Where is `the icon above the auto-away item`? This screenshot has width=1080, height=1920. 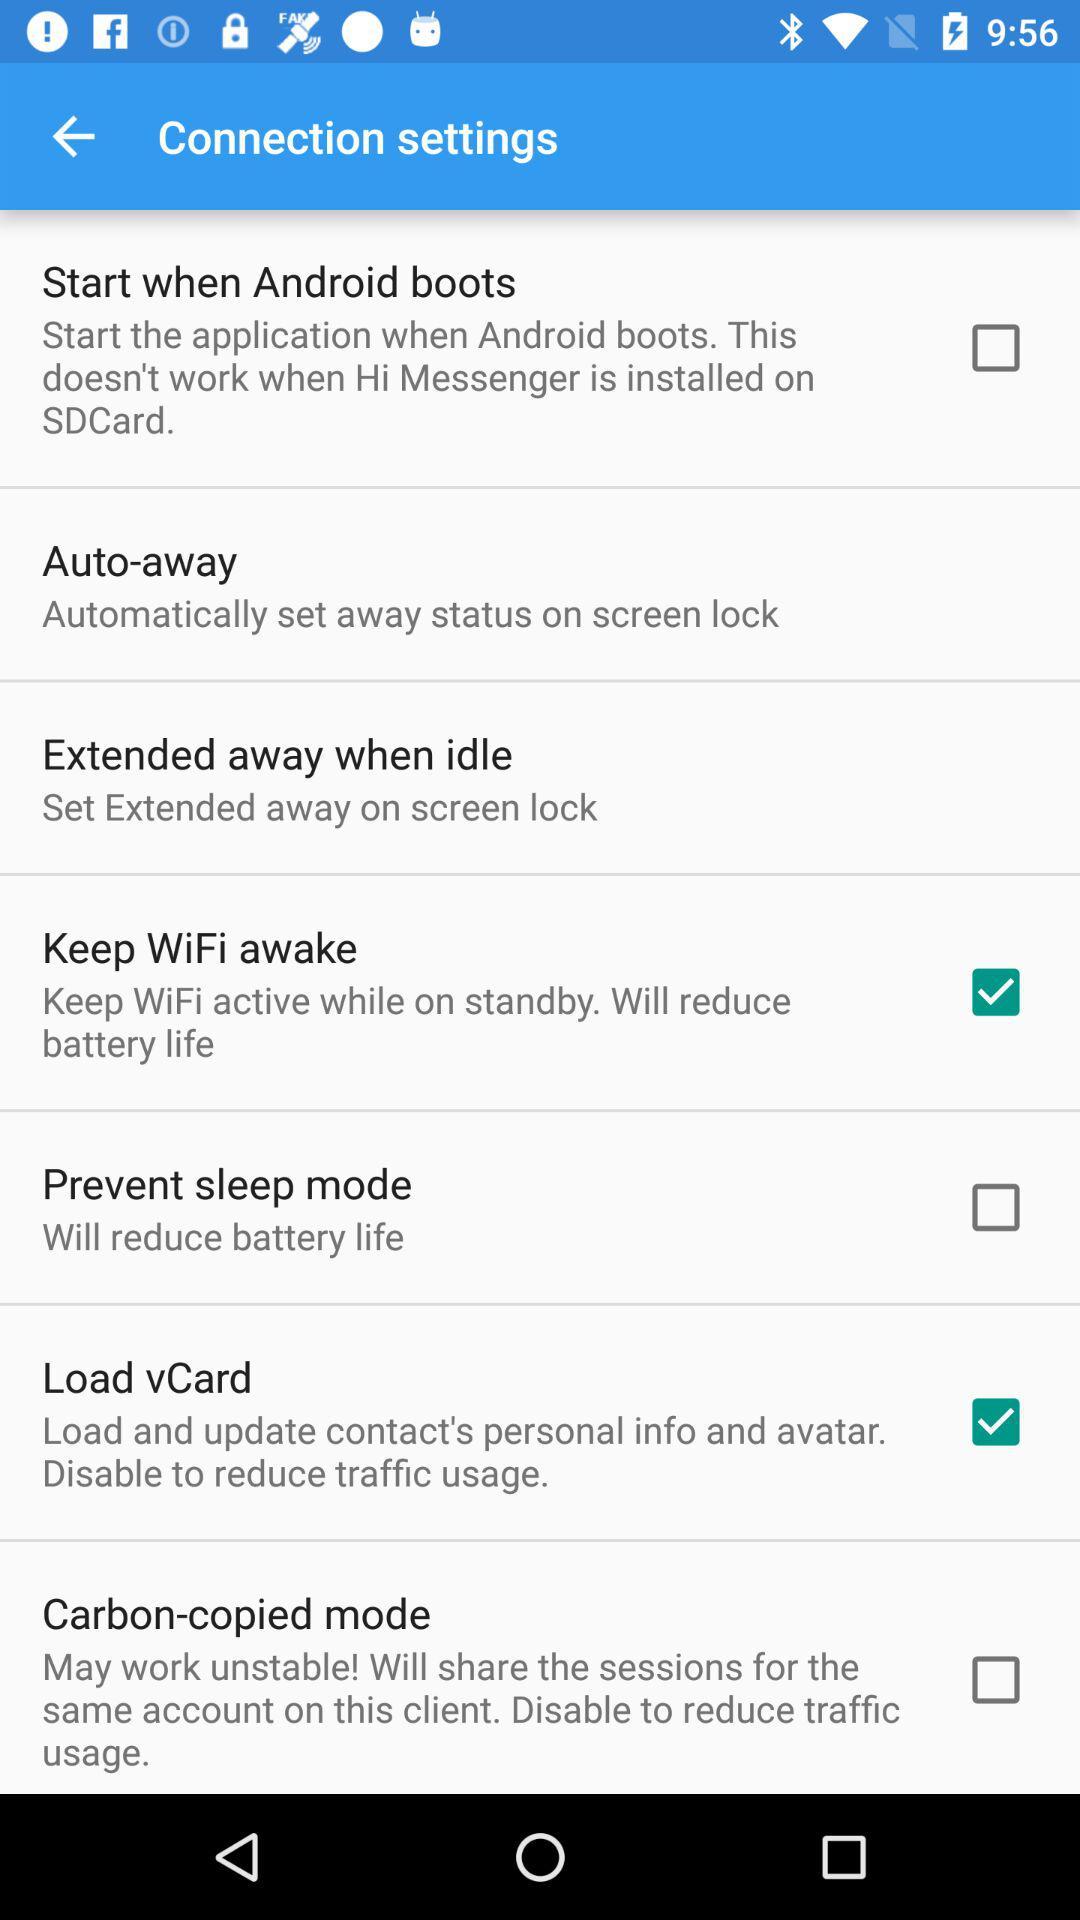 the icon above the auto-away item is located at coordinates (477, 376).